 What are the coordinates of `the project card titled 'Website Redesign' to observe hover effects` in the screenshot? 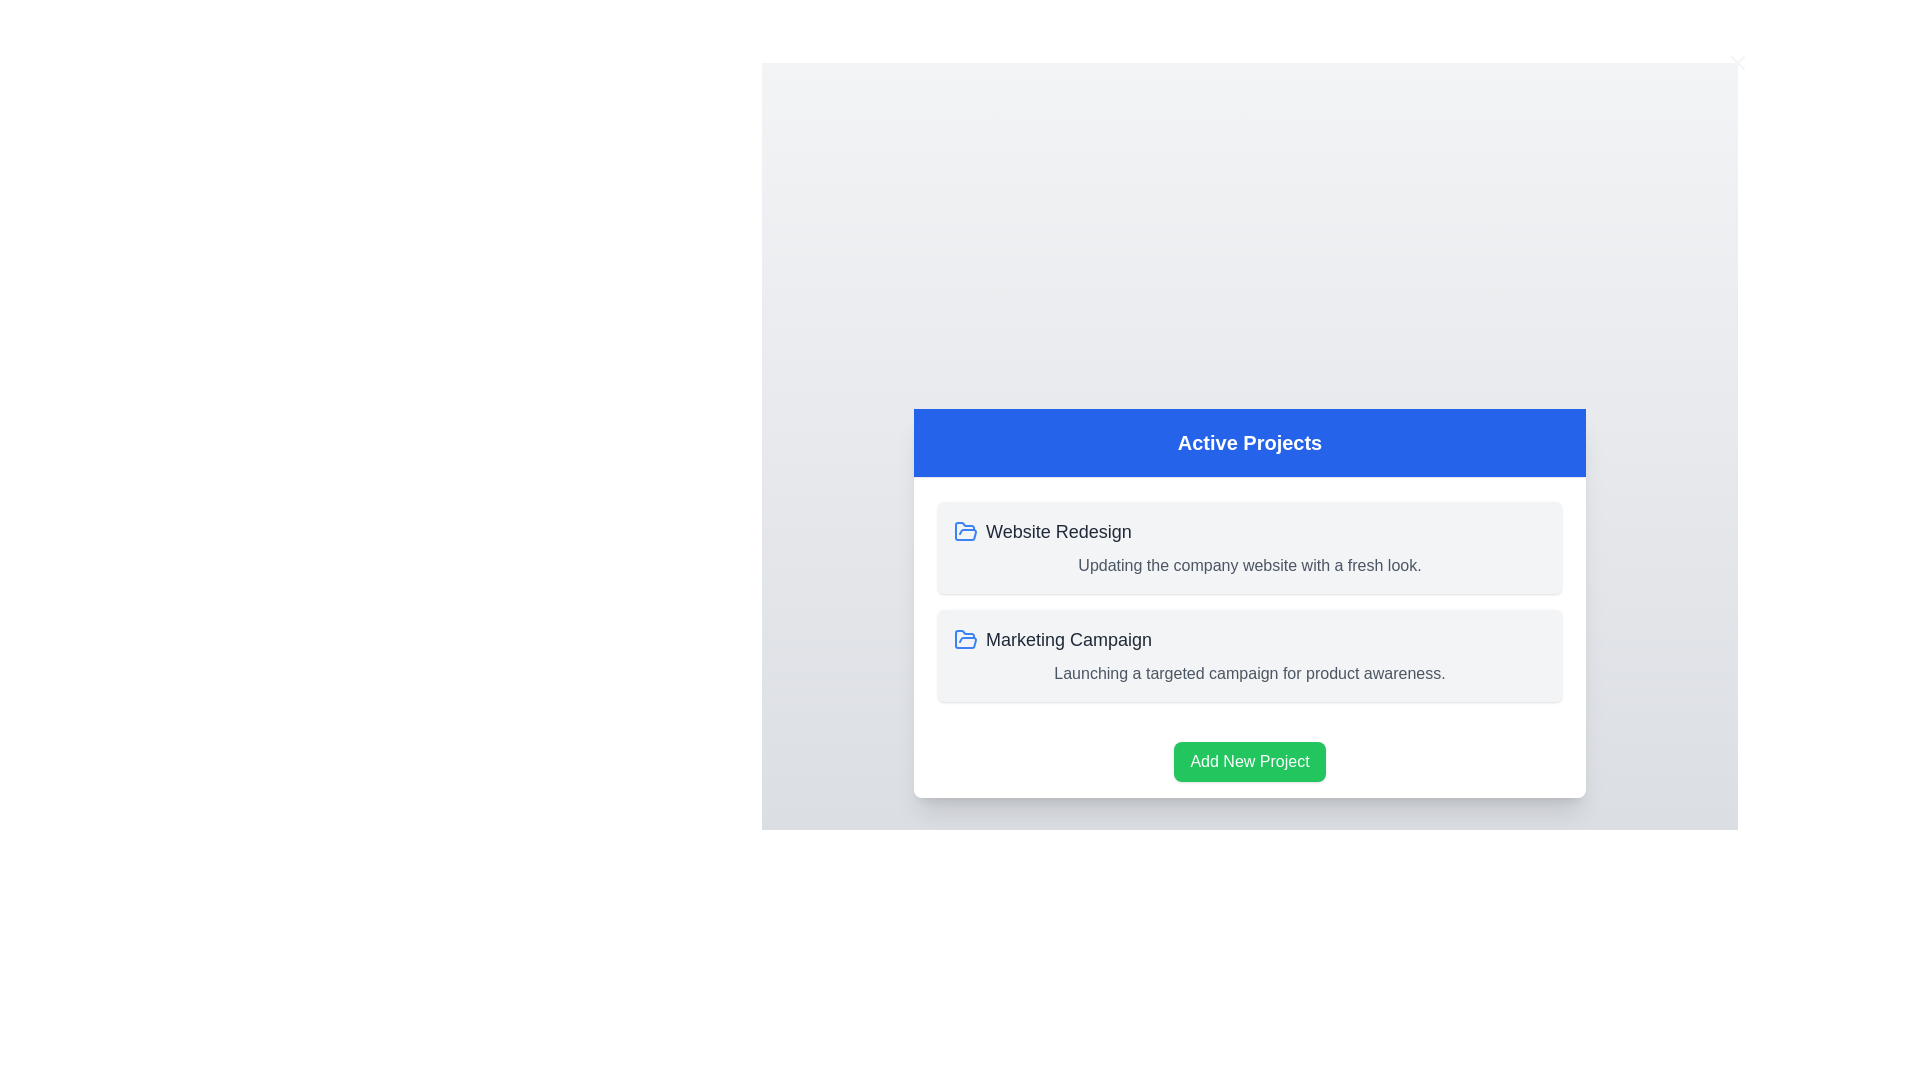 It's located at (1248, 547).